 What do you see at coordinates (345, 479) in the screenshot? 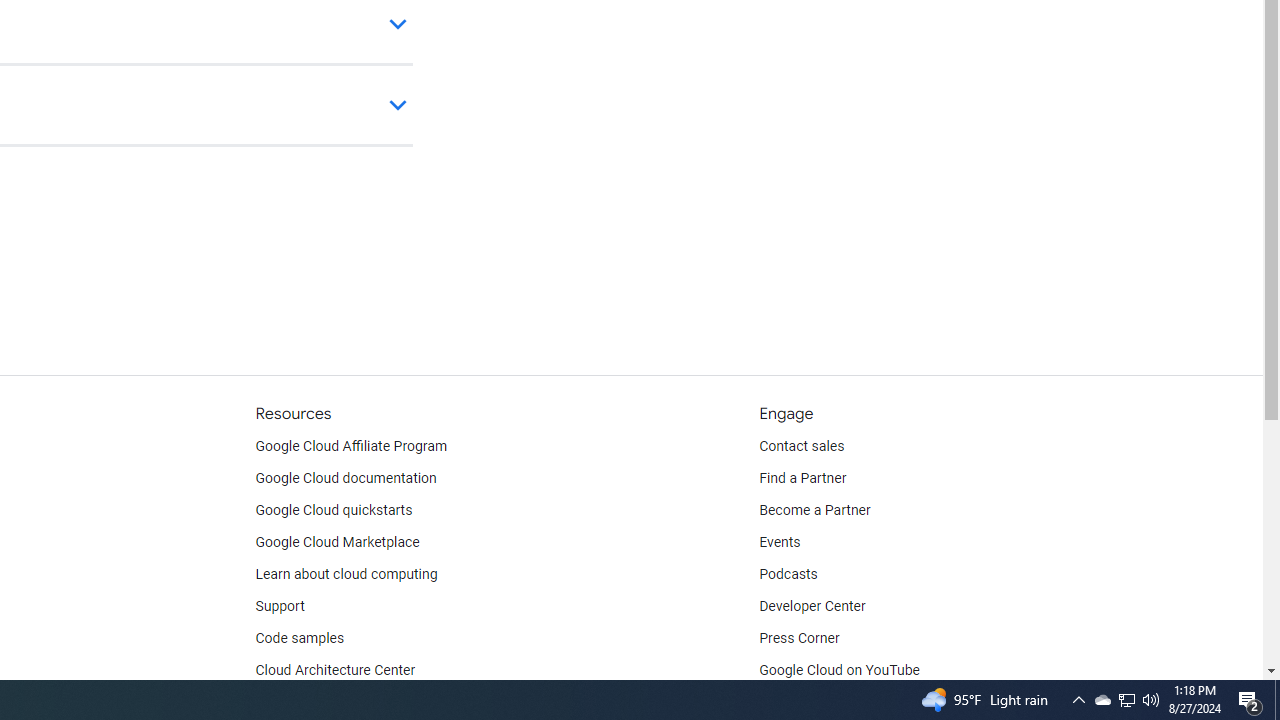
I see `'Google Cloud documentation'` at bounding box center [345, 479].